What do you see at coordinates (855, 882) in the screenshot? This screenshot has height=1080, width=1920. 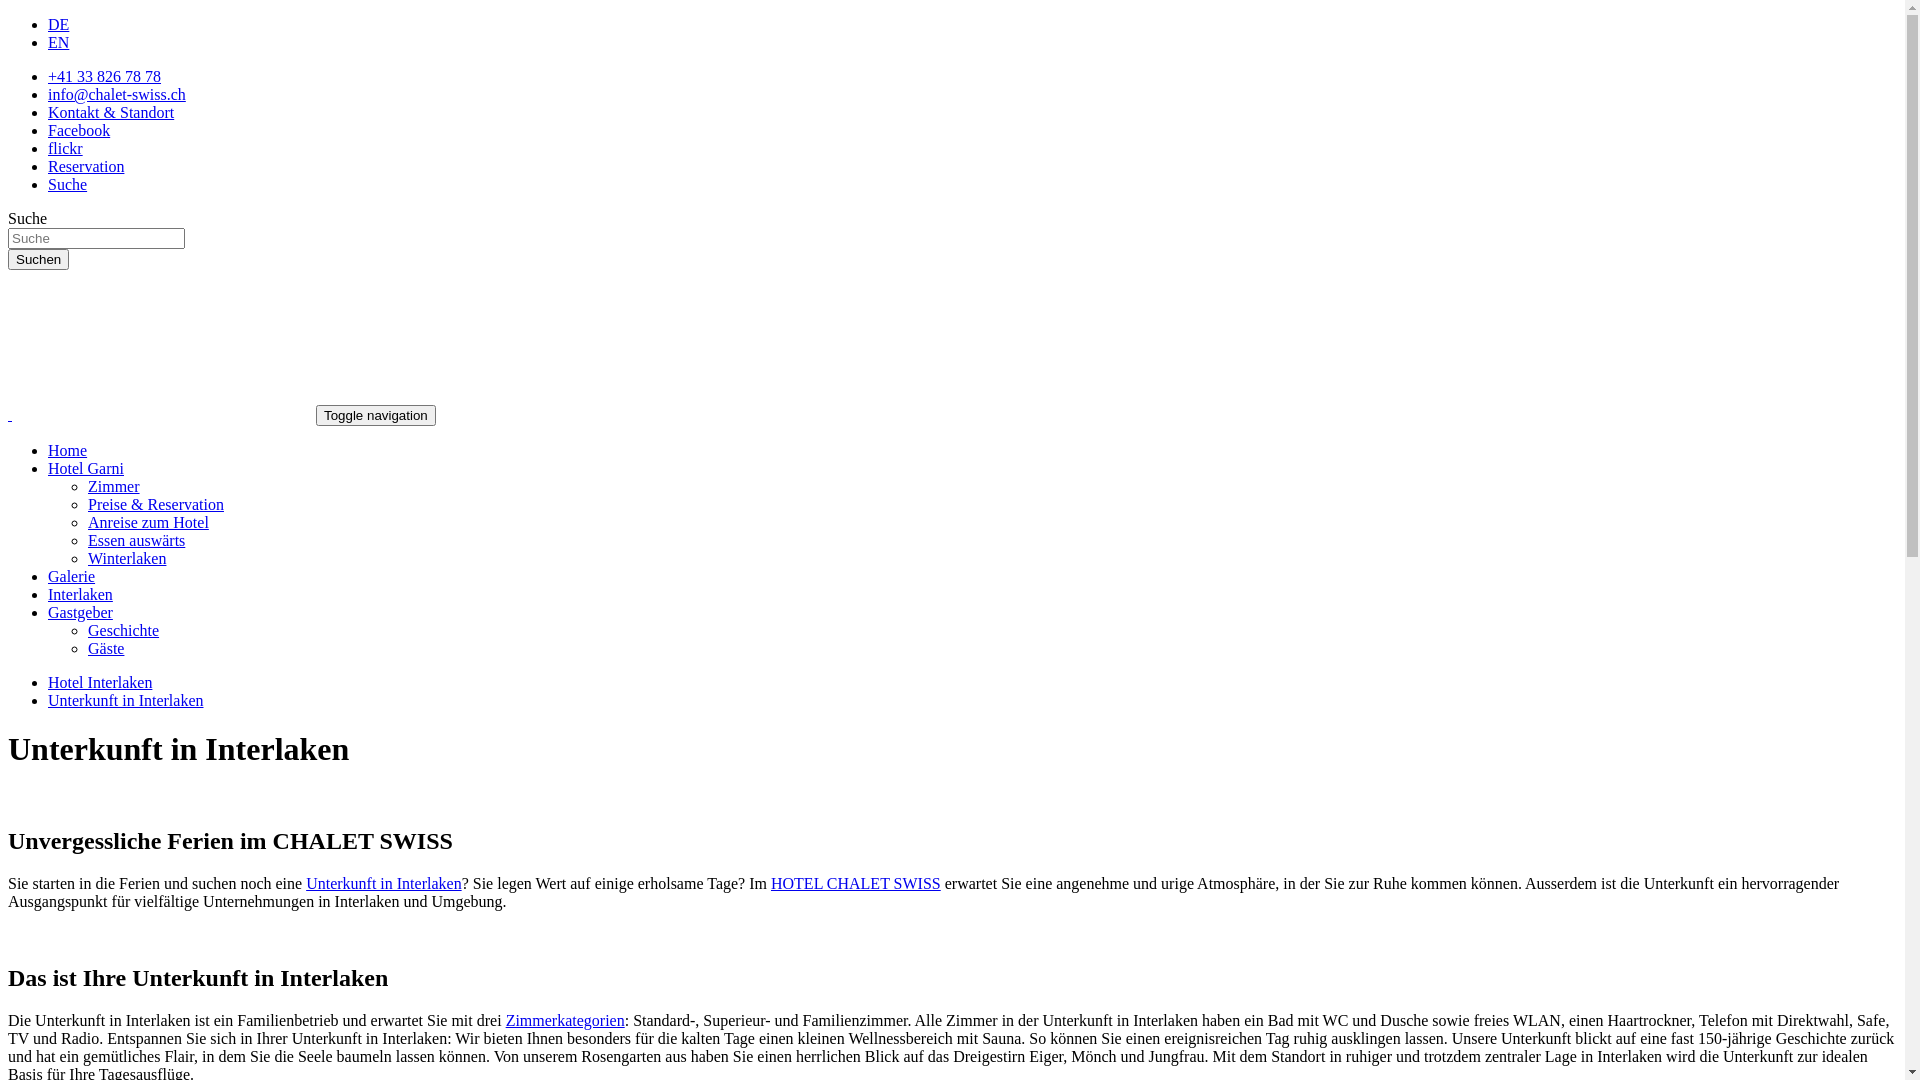 I see `'HOTEL CHALET SWISS'` at bounding box center [855, 882].